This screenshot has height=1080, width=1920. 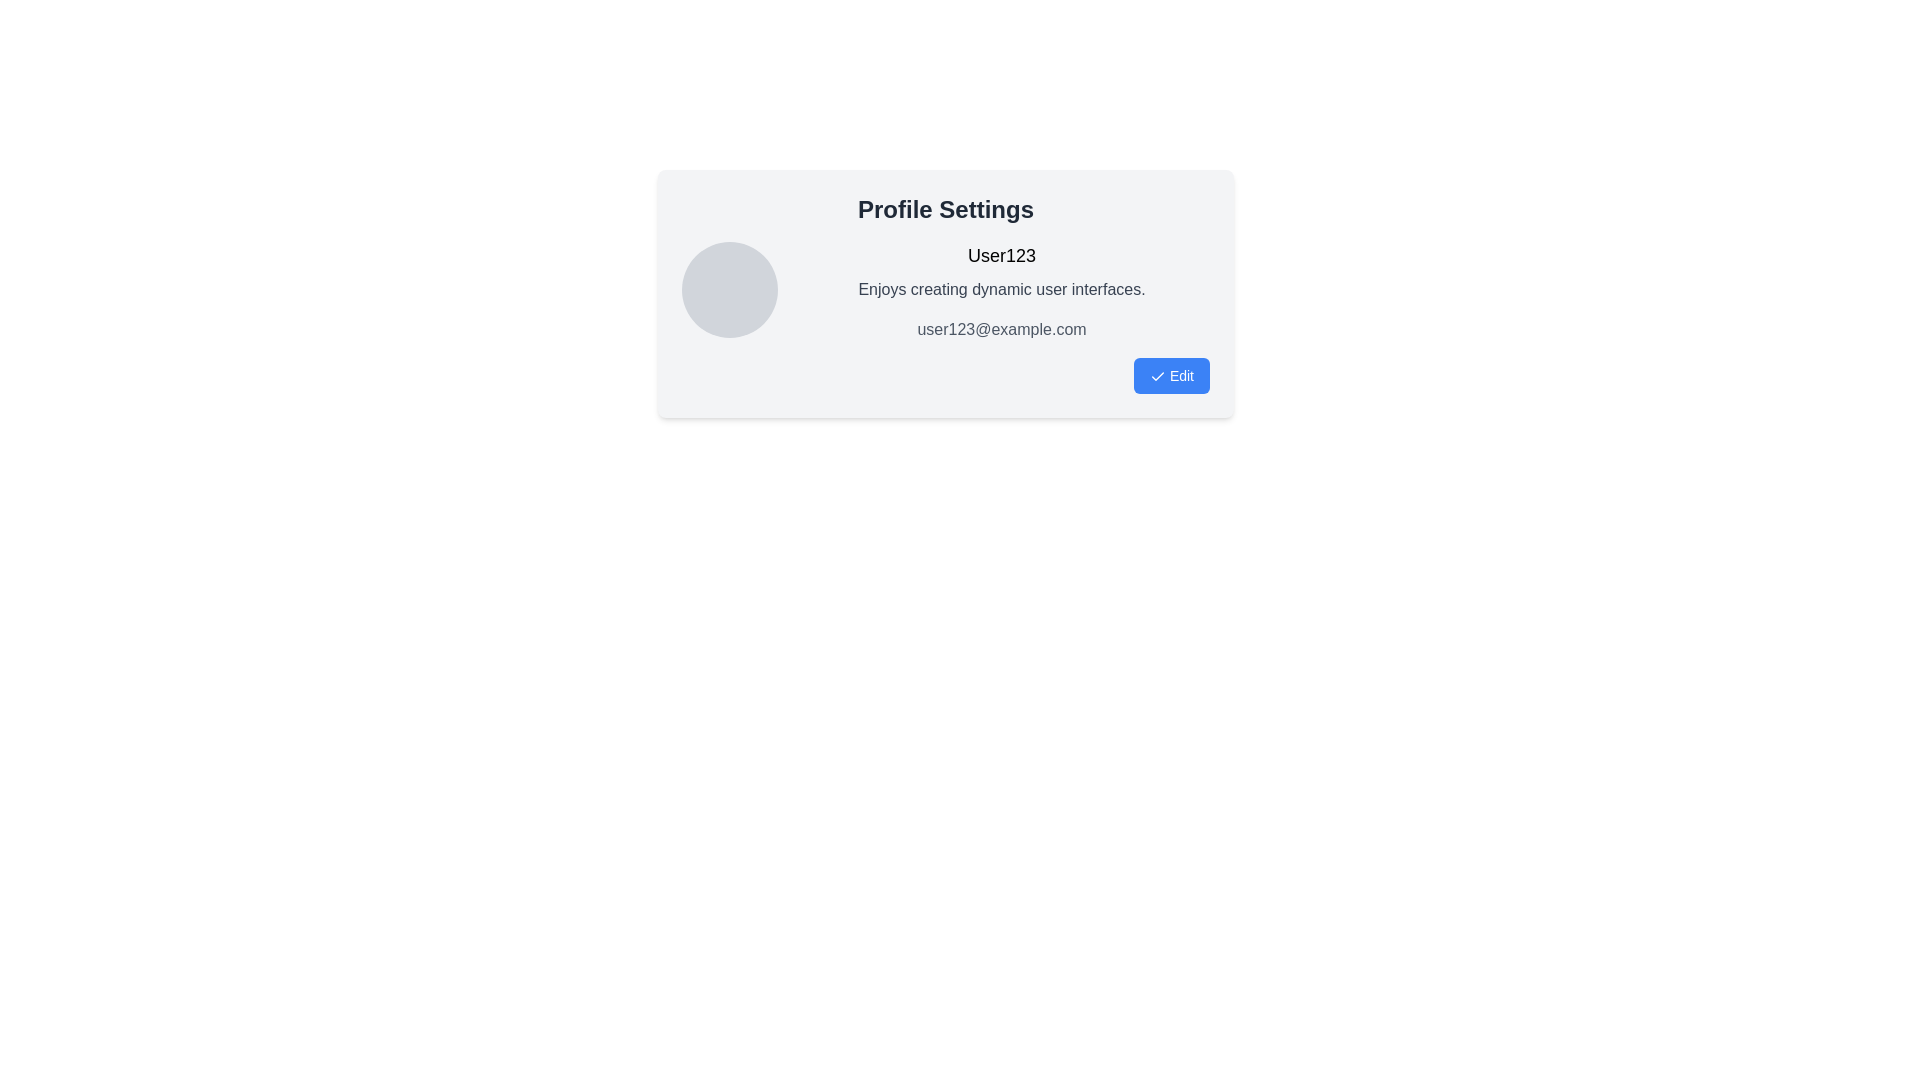 I want to click on the static design of the checkmark icon located within the 'Edit' button at the bottom-right corner of the 'Profile Settings' card, so click(x=1157, y=377).